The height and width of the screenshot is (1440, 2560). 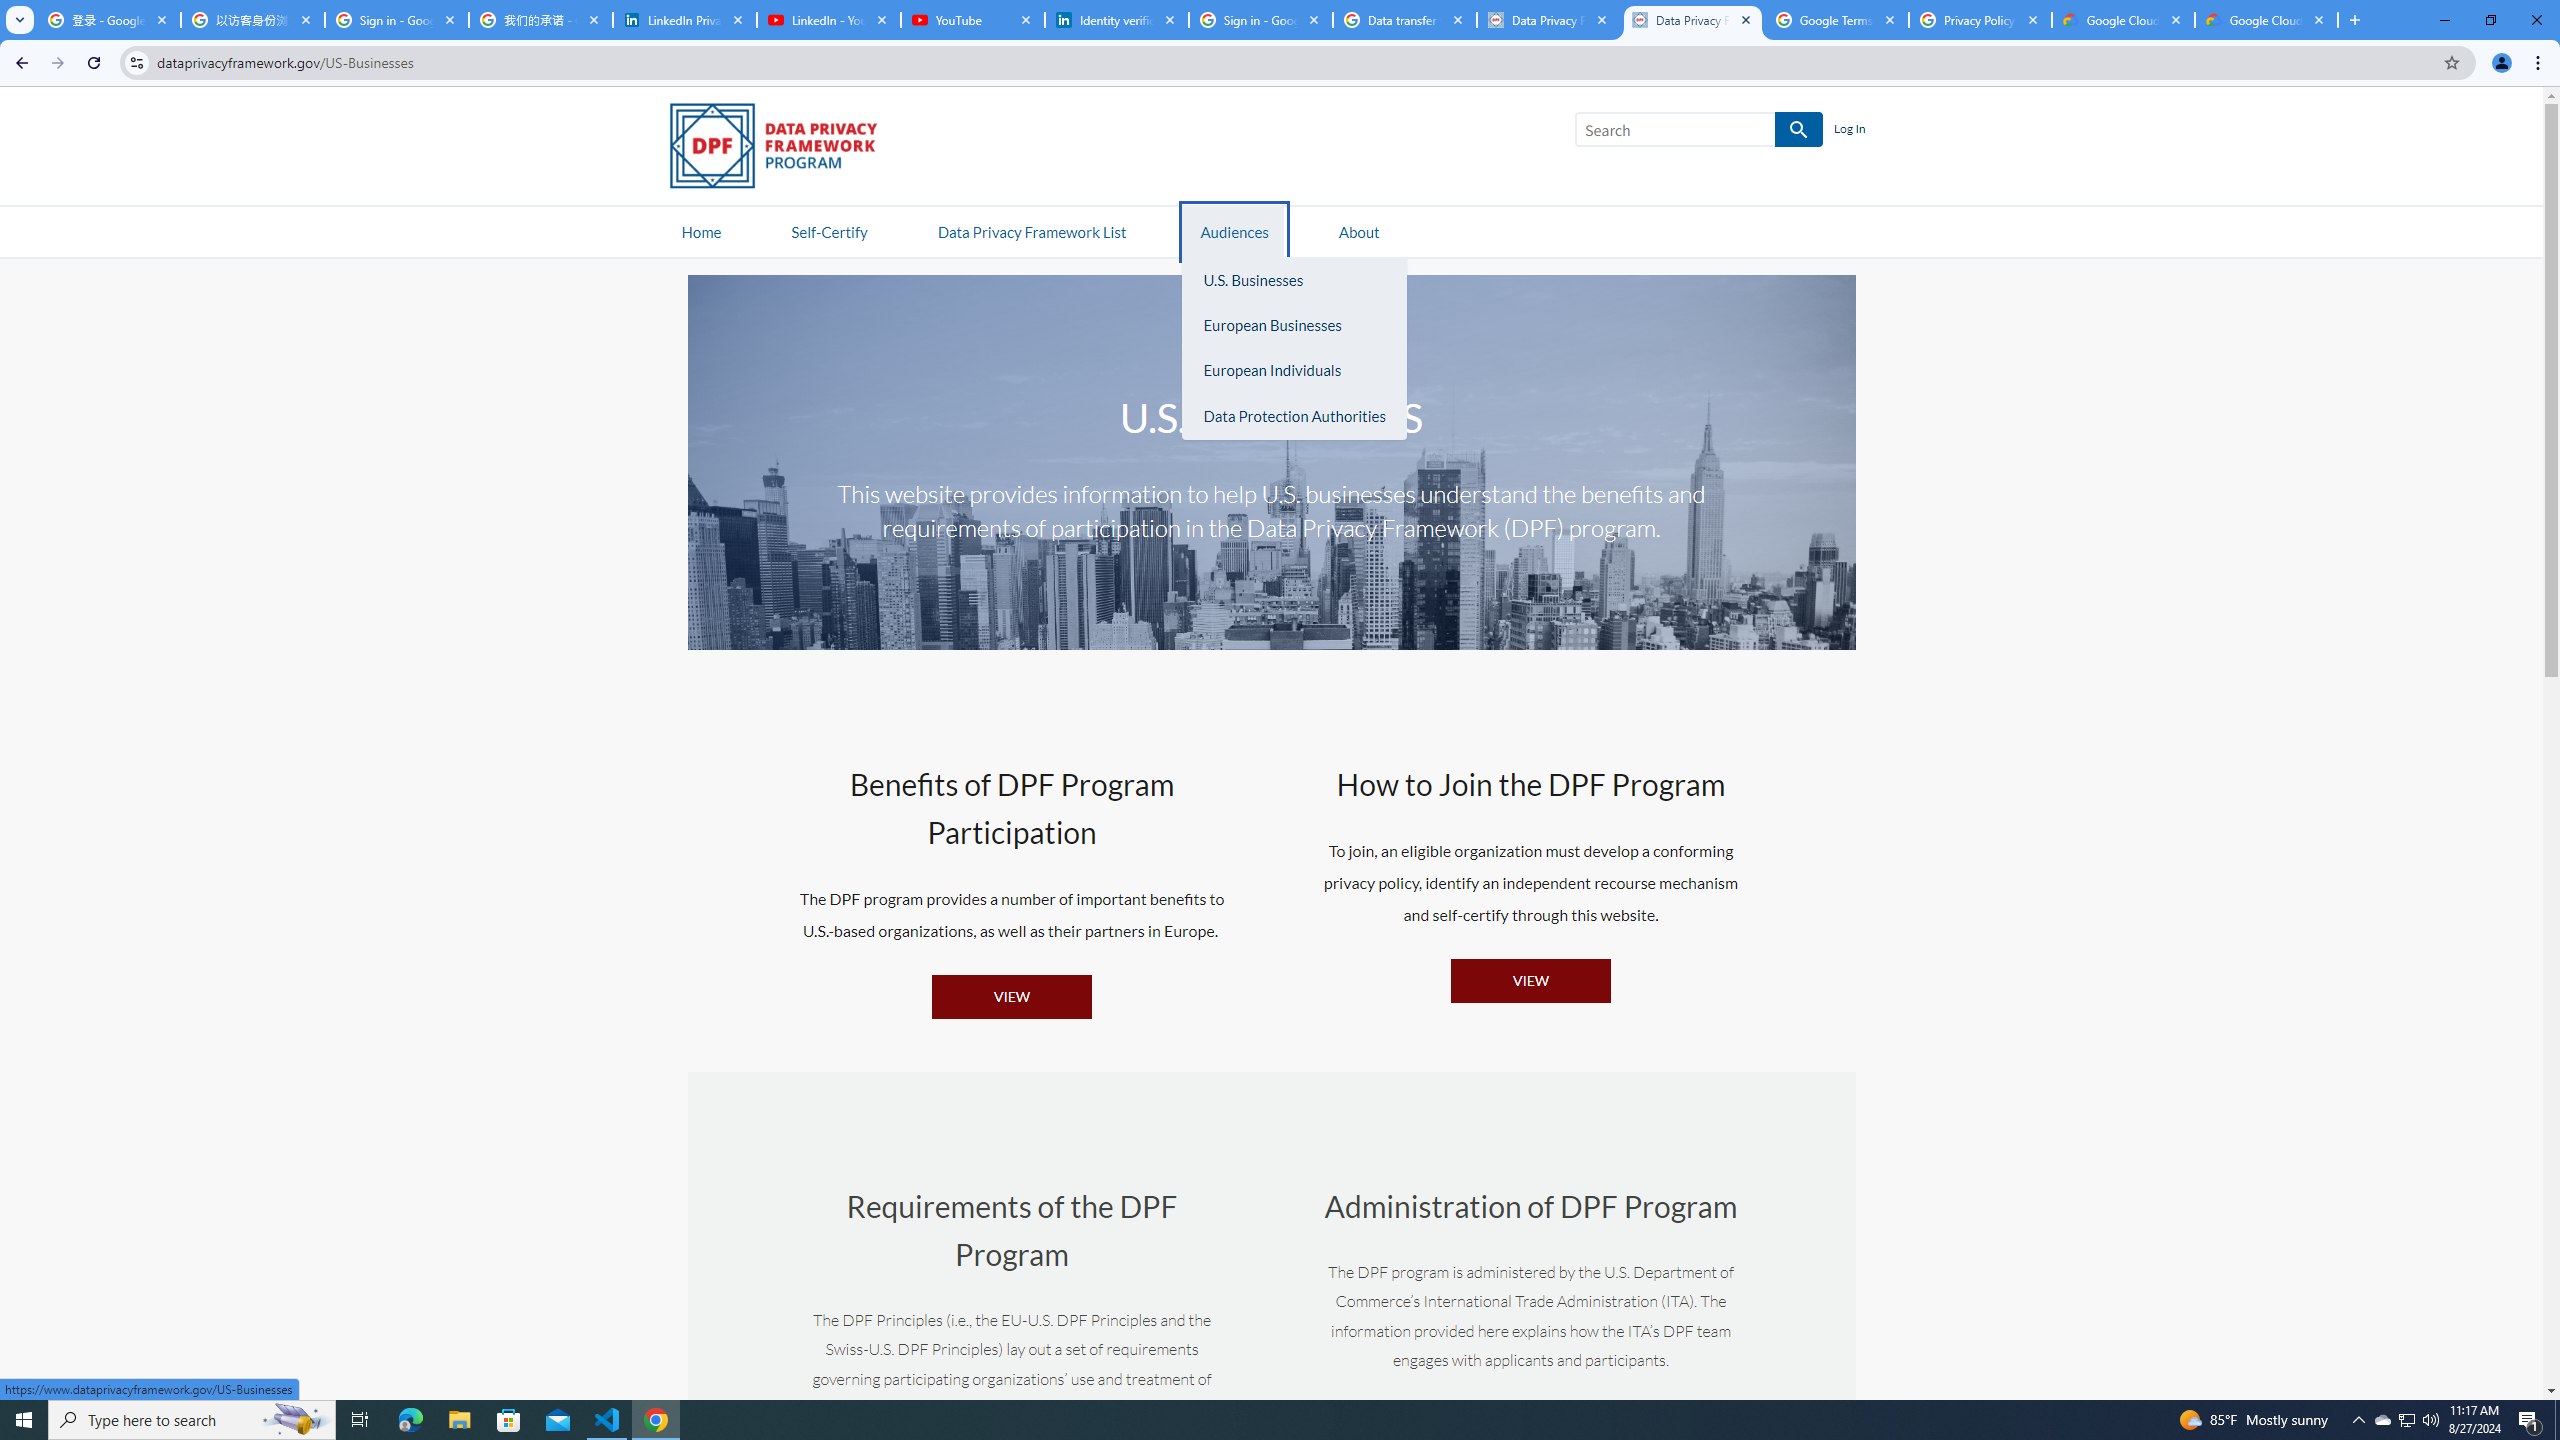 I want to click on 'Data Privacy Framework Logo - Link to Homepage', so click(x=782, y=149).